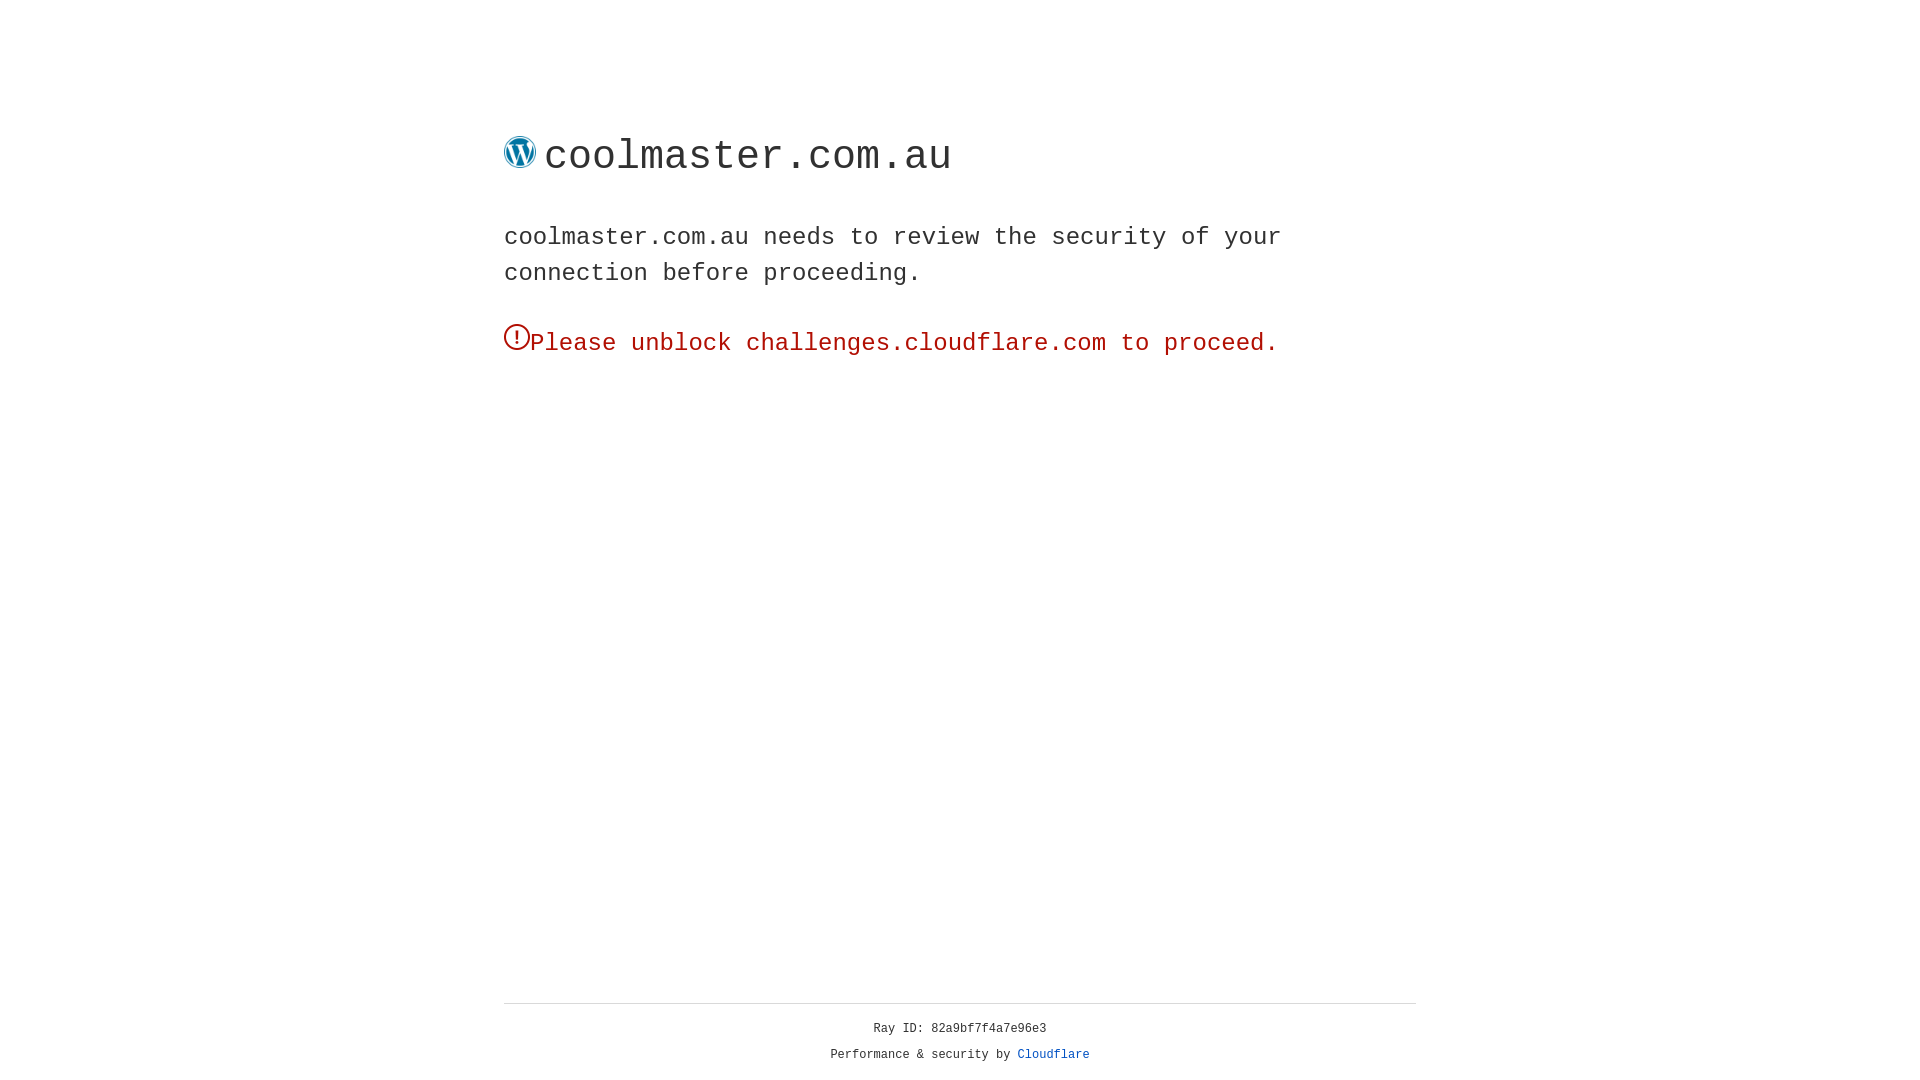  What do you see at coordinates (1053, 1054) in the screenshot?
I see `'Cloudflare'` at bounding box center [1053, 1054].